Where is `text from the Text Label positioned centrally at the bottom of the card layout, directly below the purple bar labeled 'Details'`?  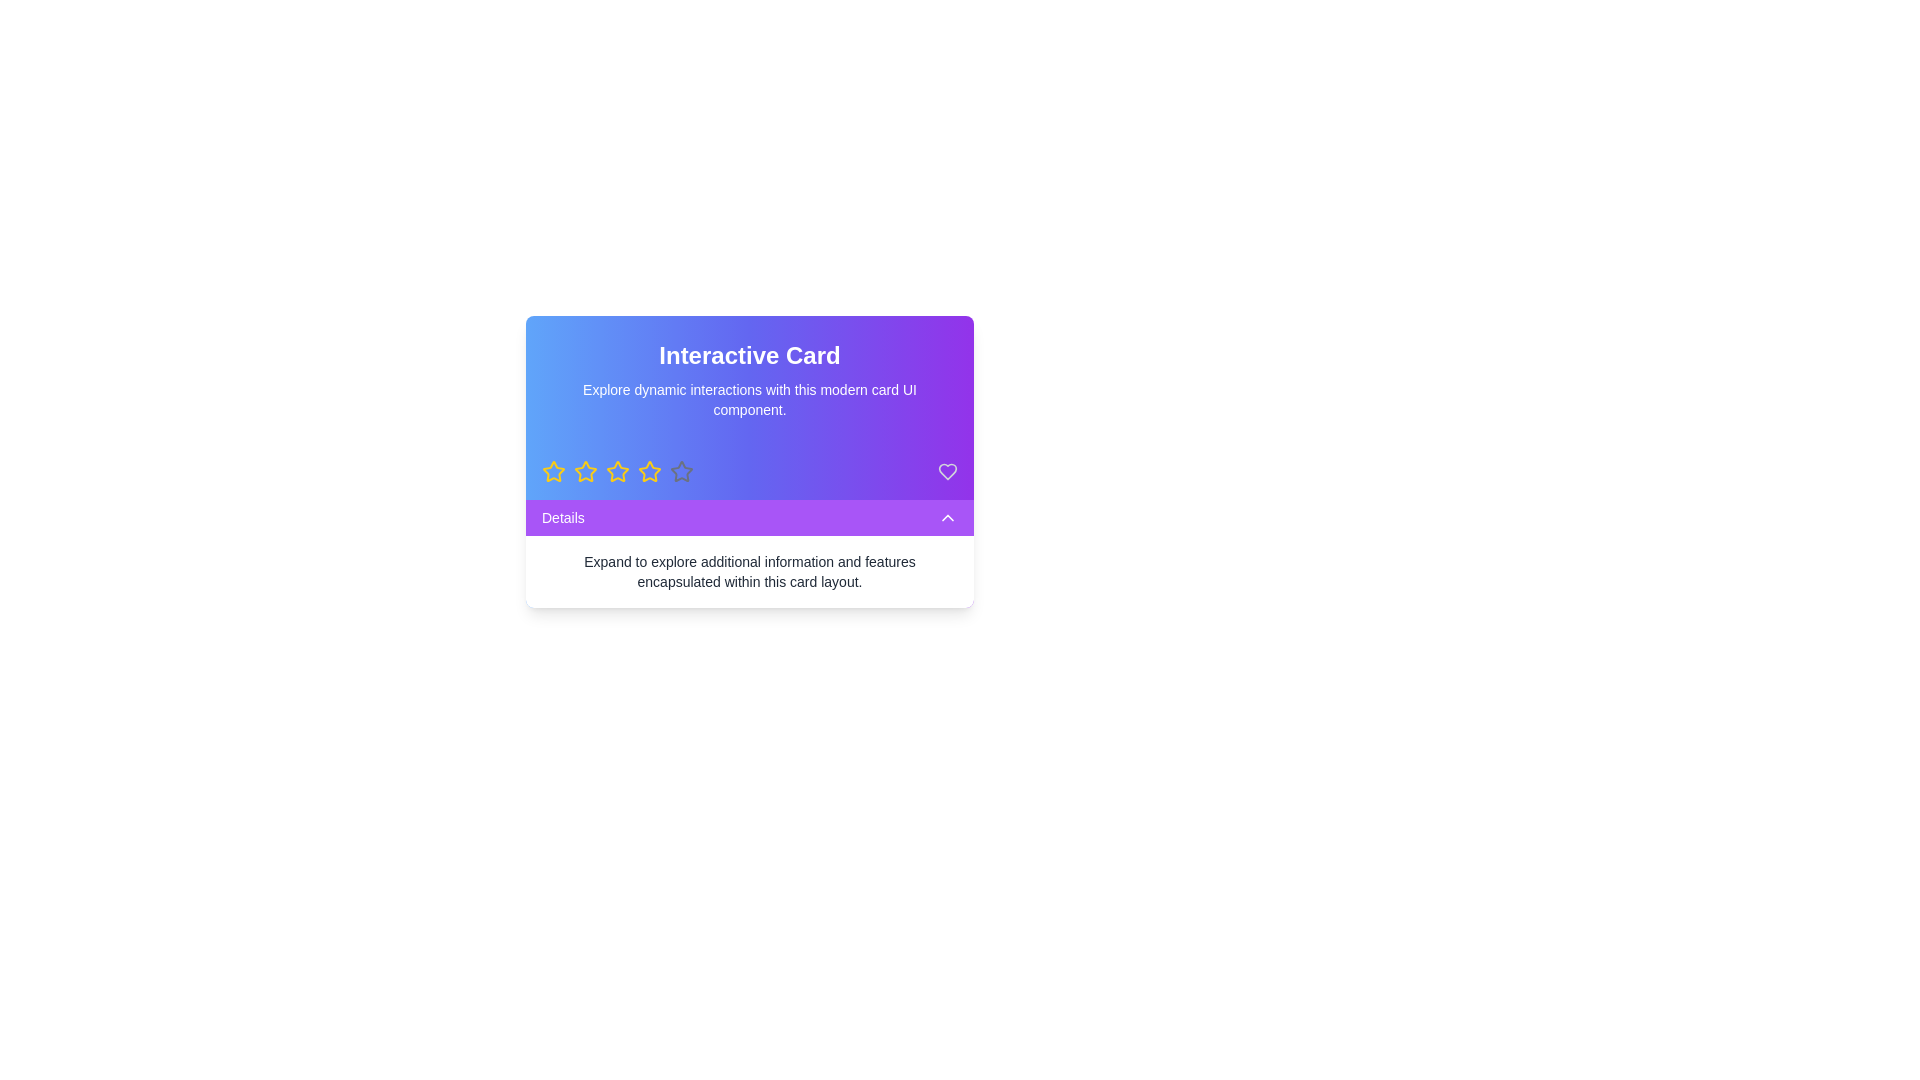 text from the Text Label positioned centrally at the bottom of the card layout, directly below the purple bar labeled 'Details' is located at coordinates (748, 571).